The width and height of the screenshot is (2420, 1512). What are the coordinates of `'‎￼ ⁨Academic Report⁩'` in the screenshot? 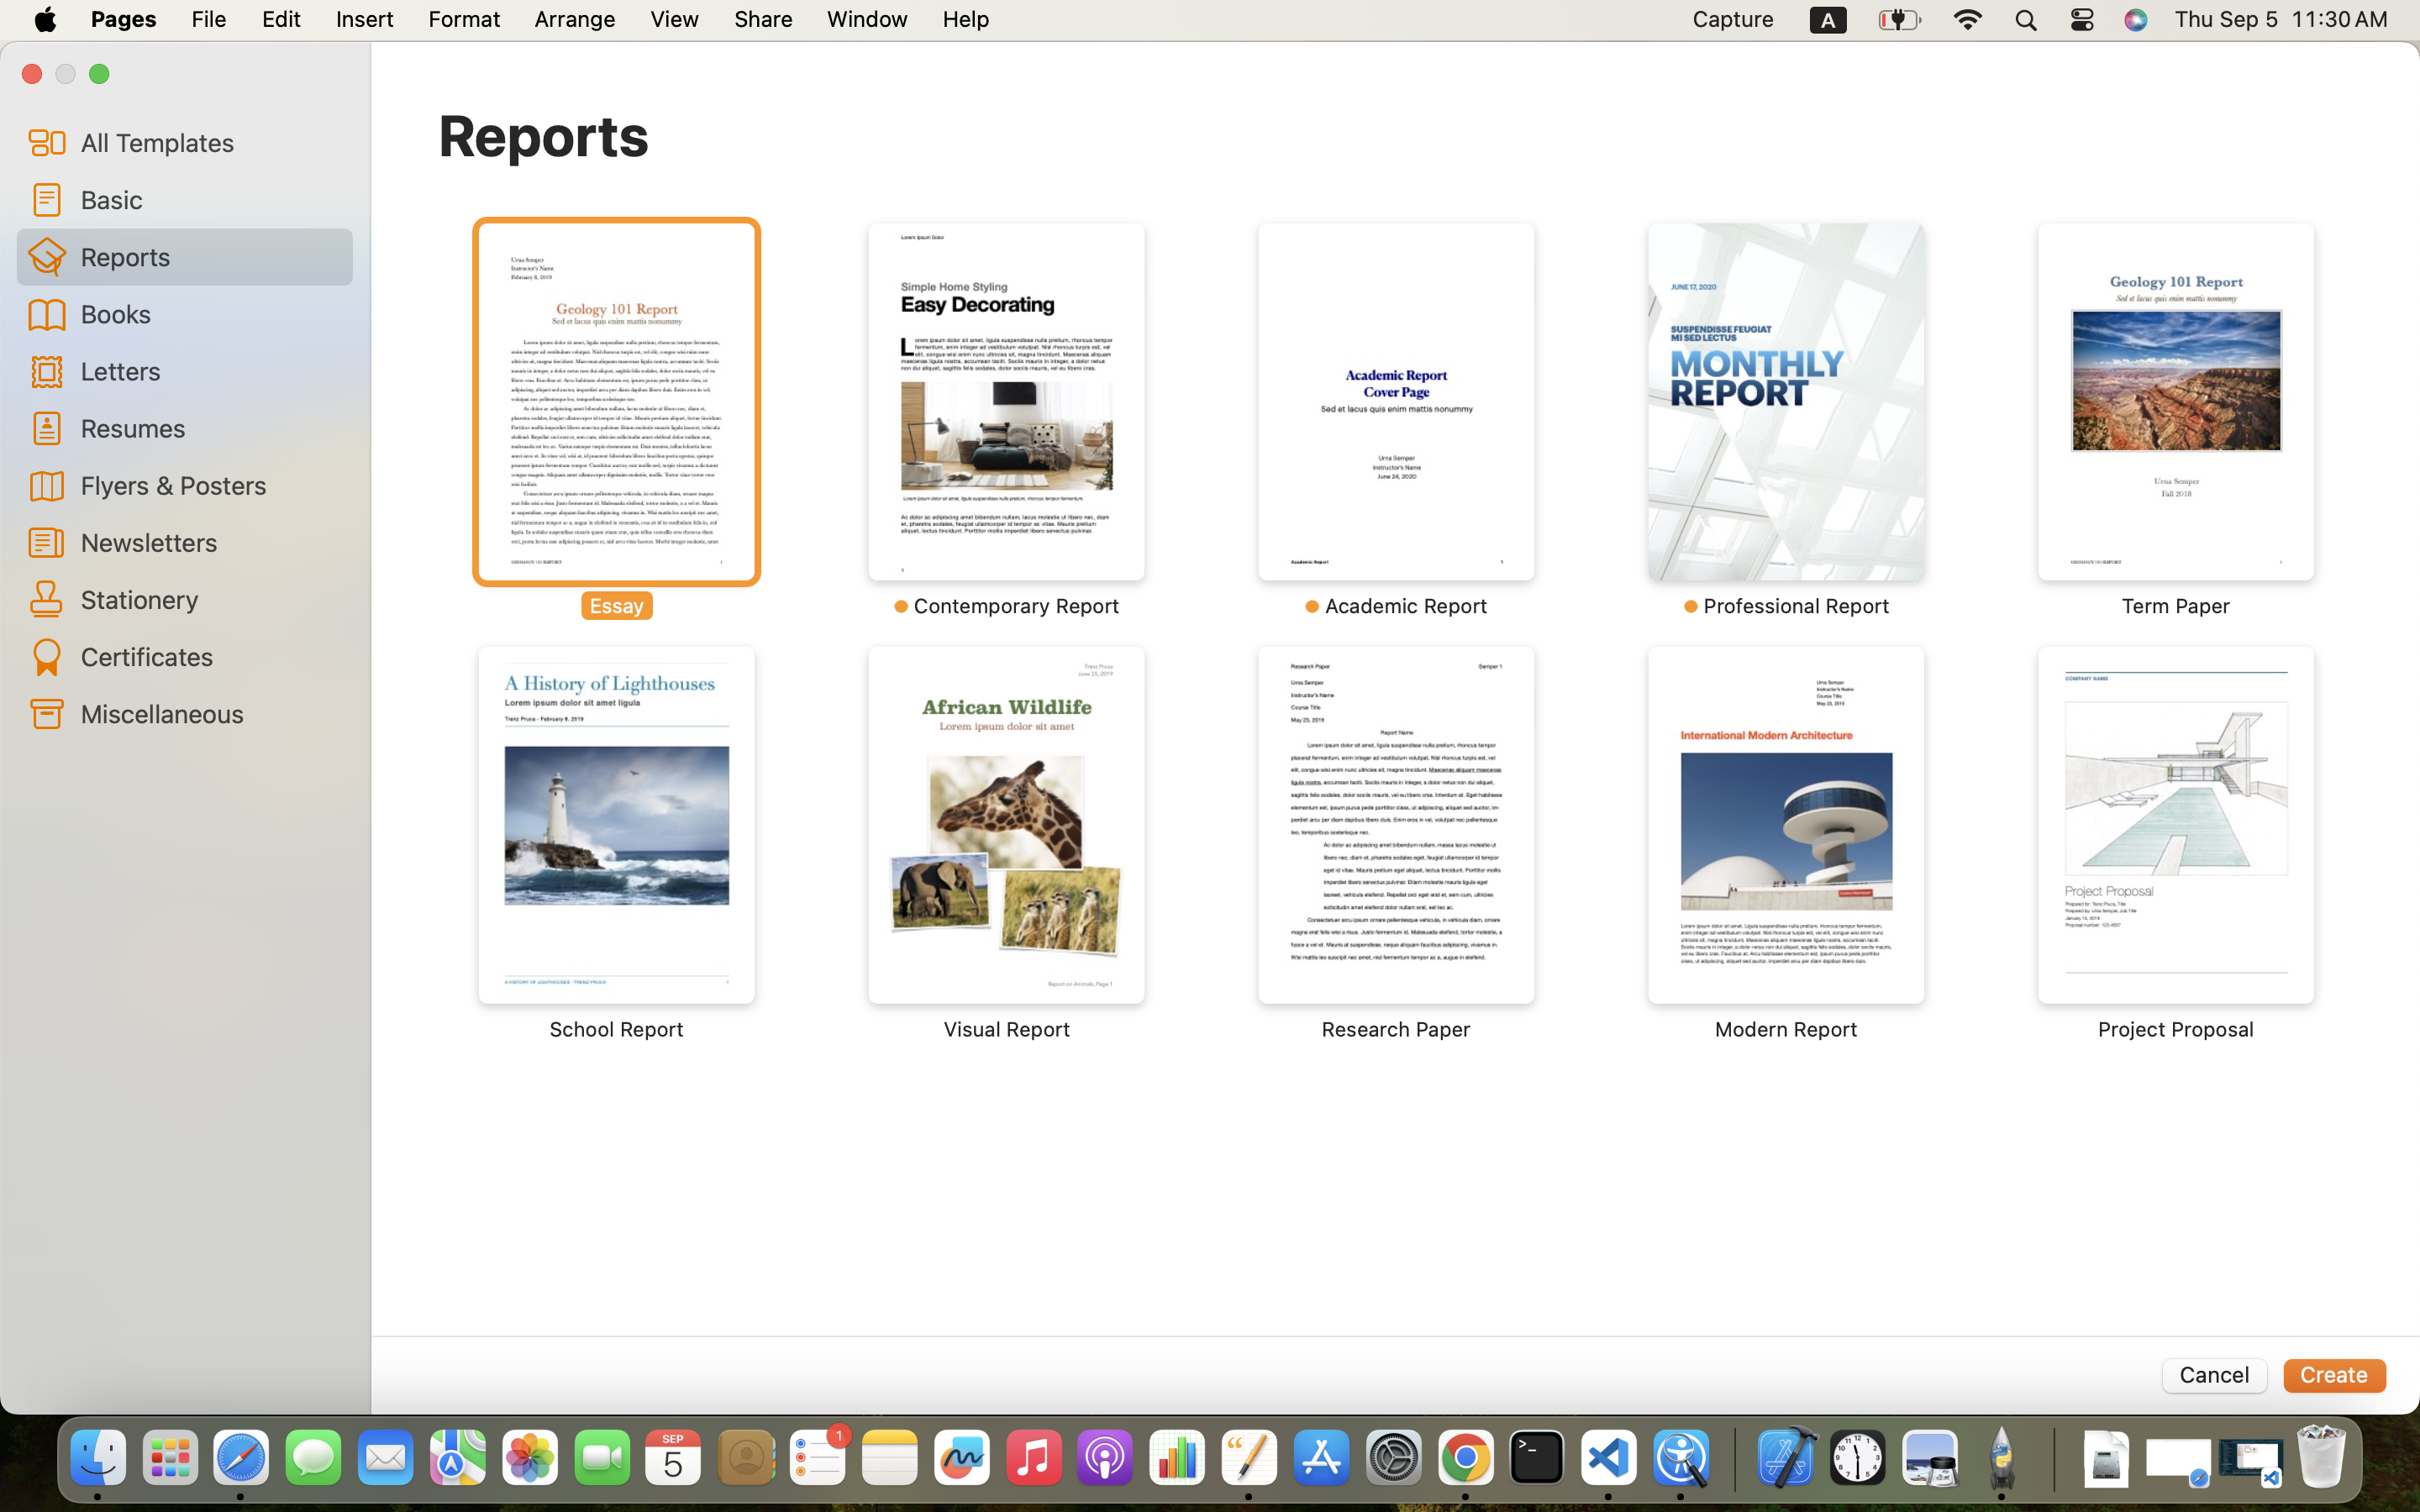 It's located at (1397, 419).